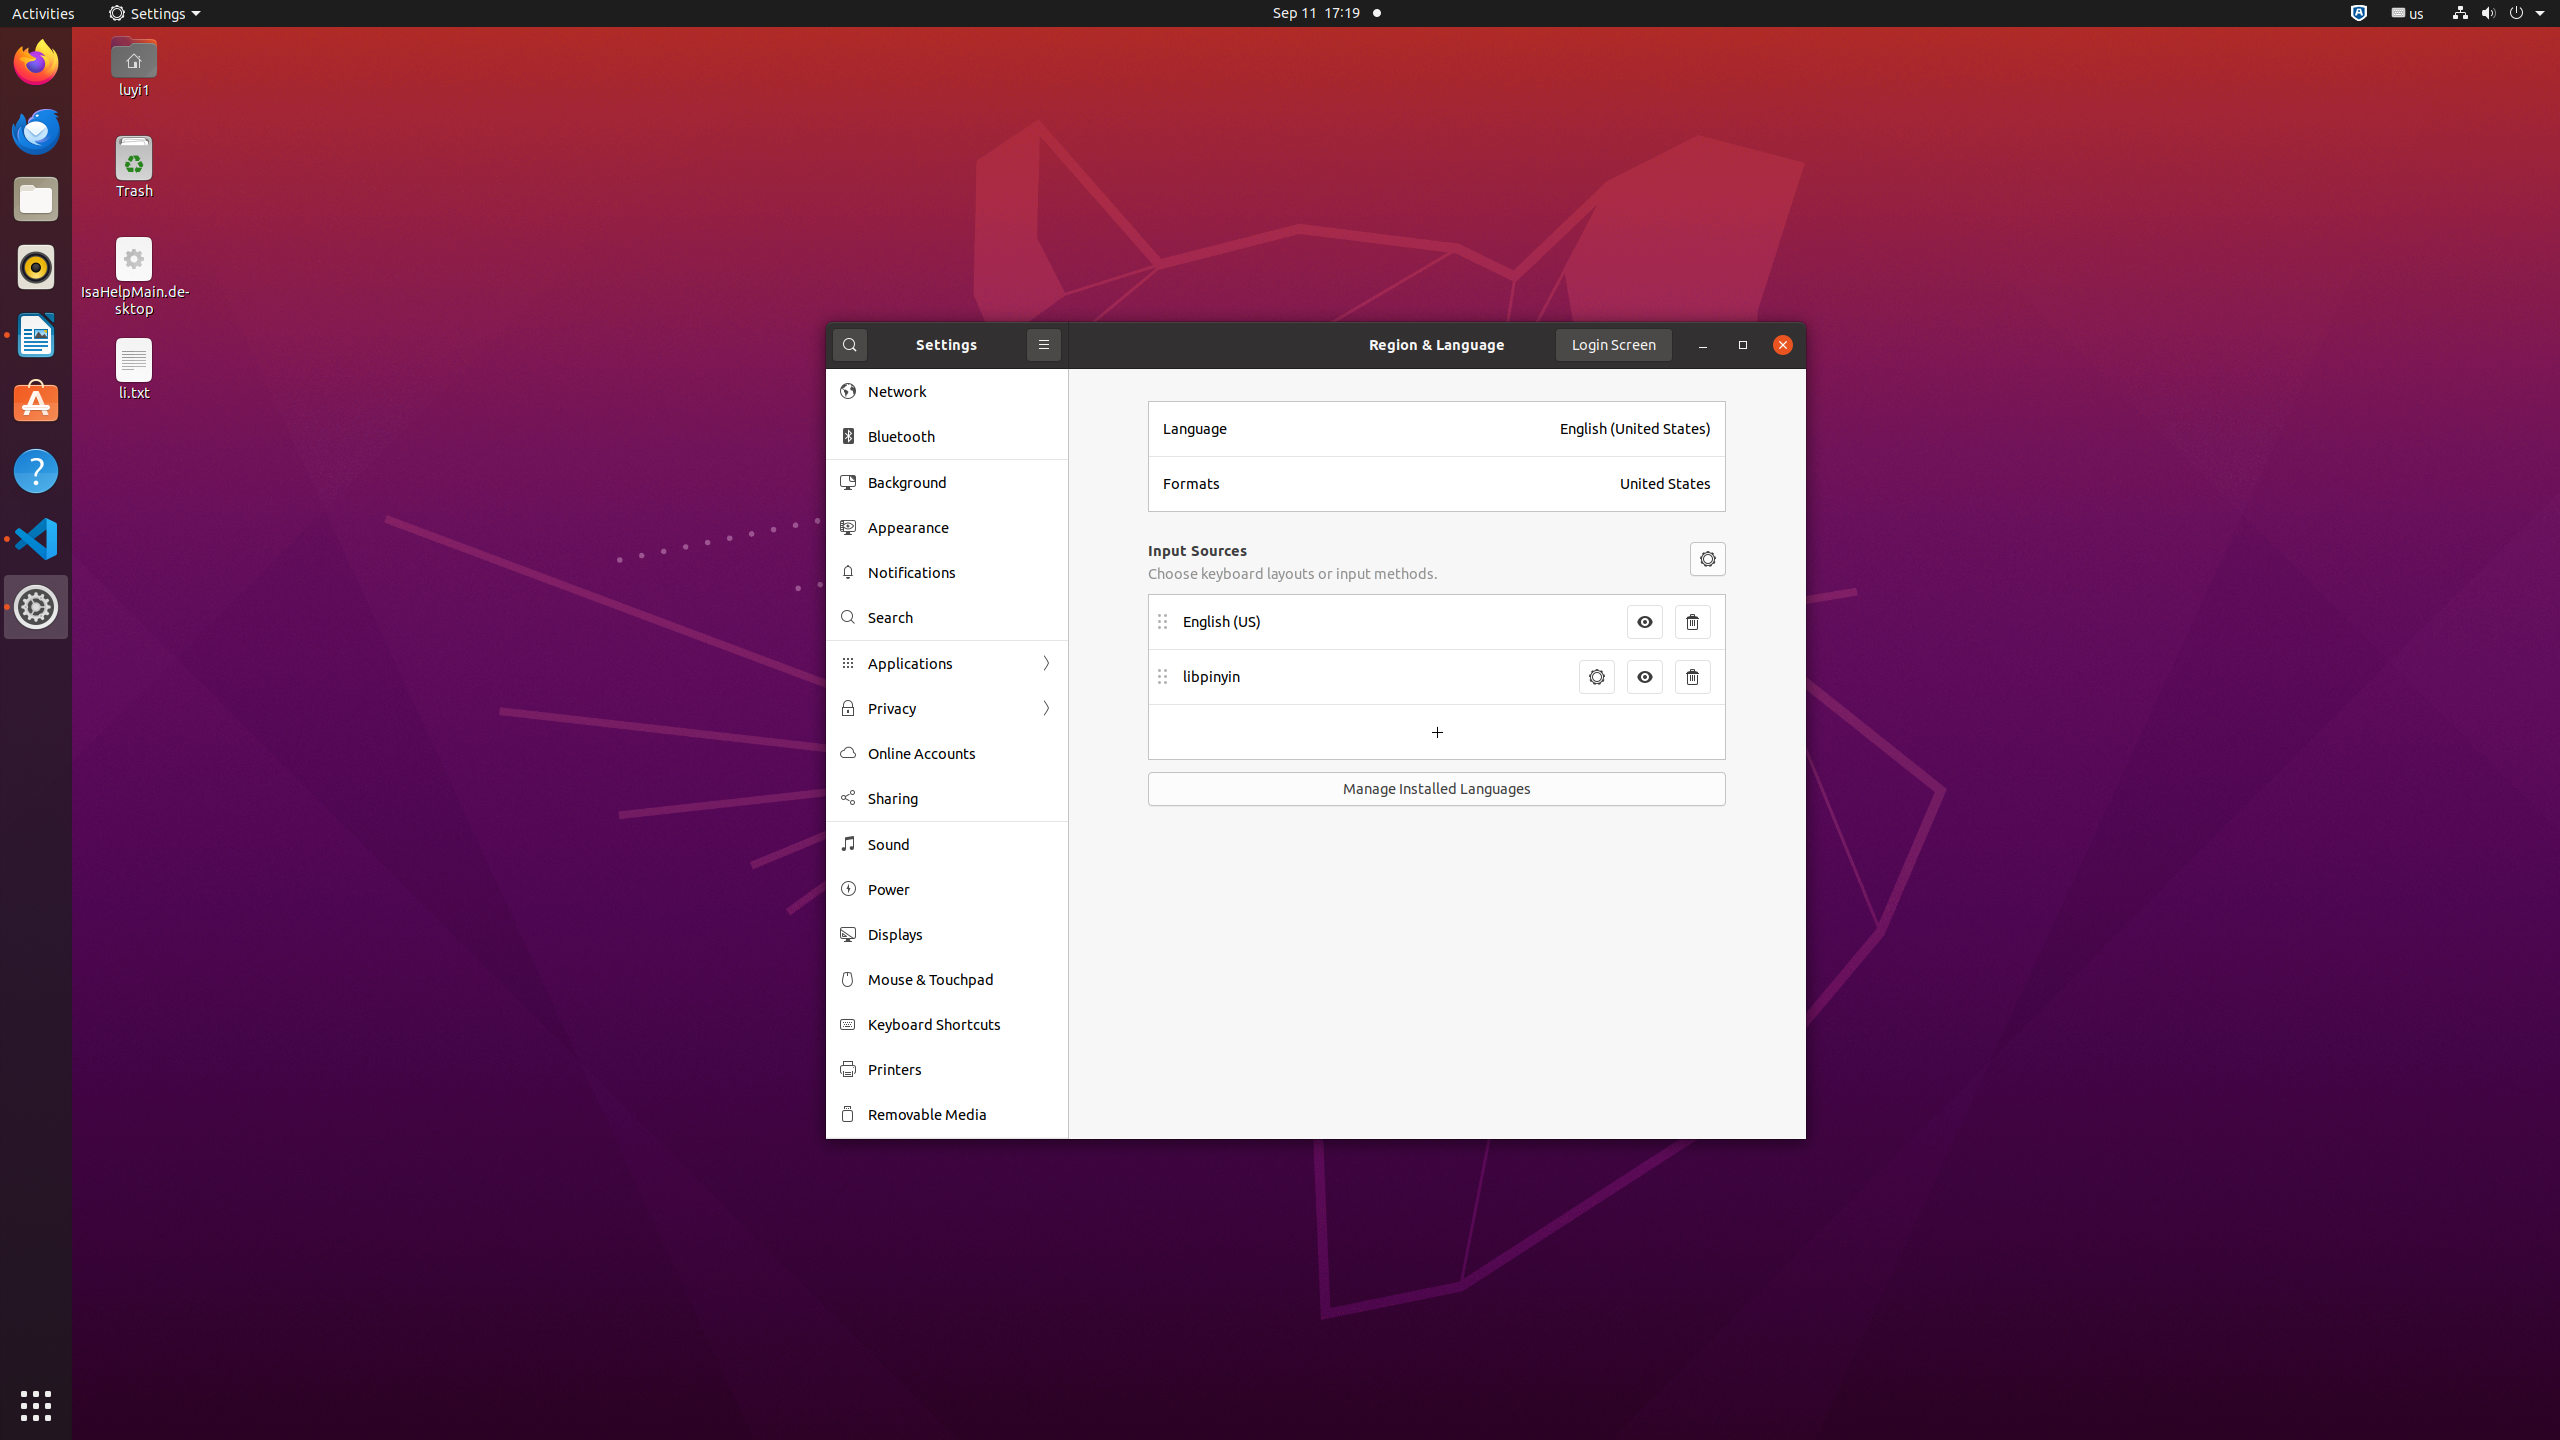 The height and width of the screenshot is (1440, 2560). Describe the element at coordinates (1634, 428) in the screenshot. I see `'English (United States)'` at that location.